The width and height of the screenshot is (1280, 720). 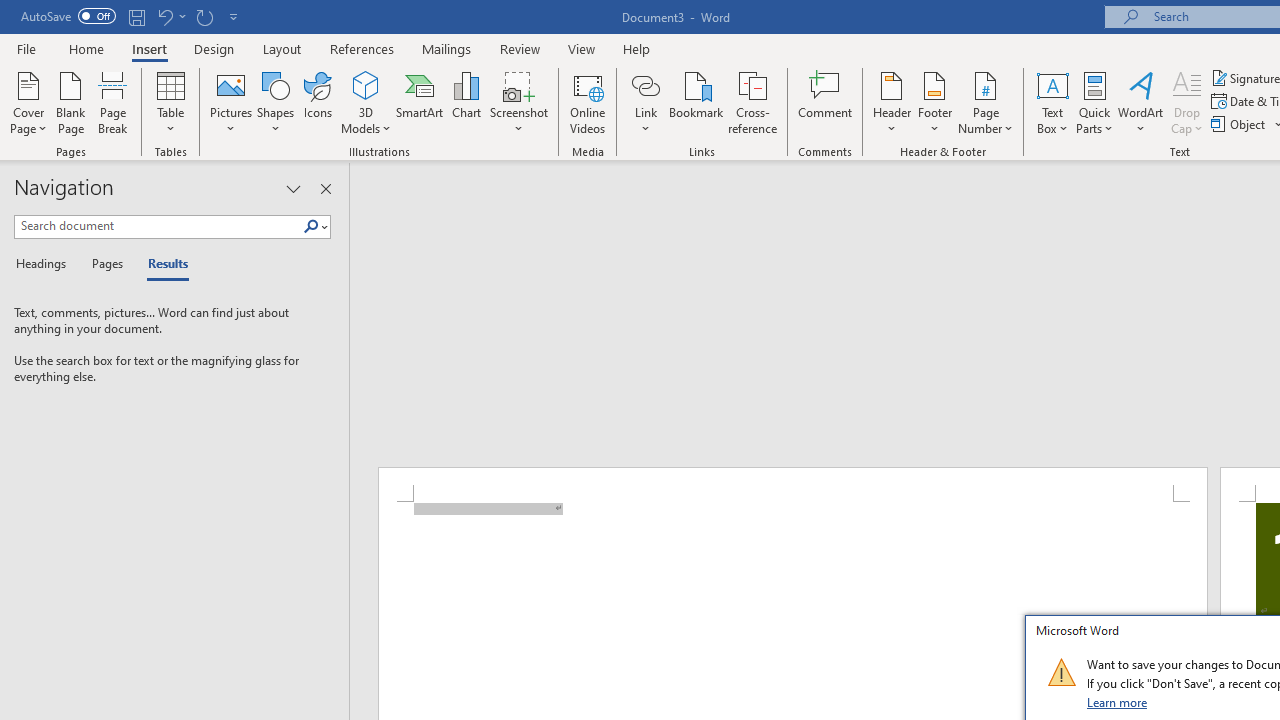 What do you see at coordinates (104, 264) in the screenshot?
I see `'Pages'` at bounding box center [104, 264].